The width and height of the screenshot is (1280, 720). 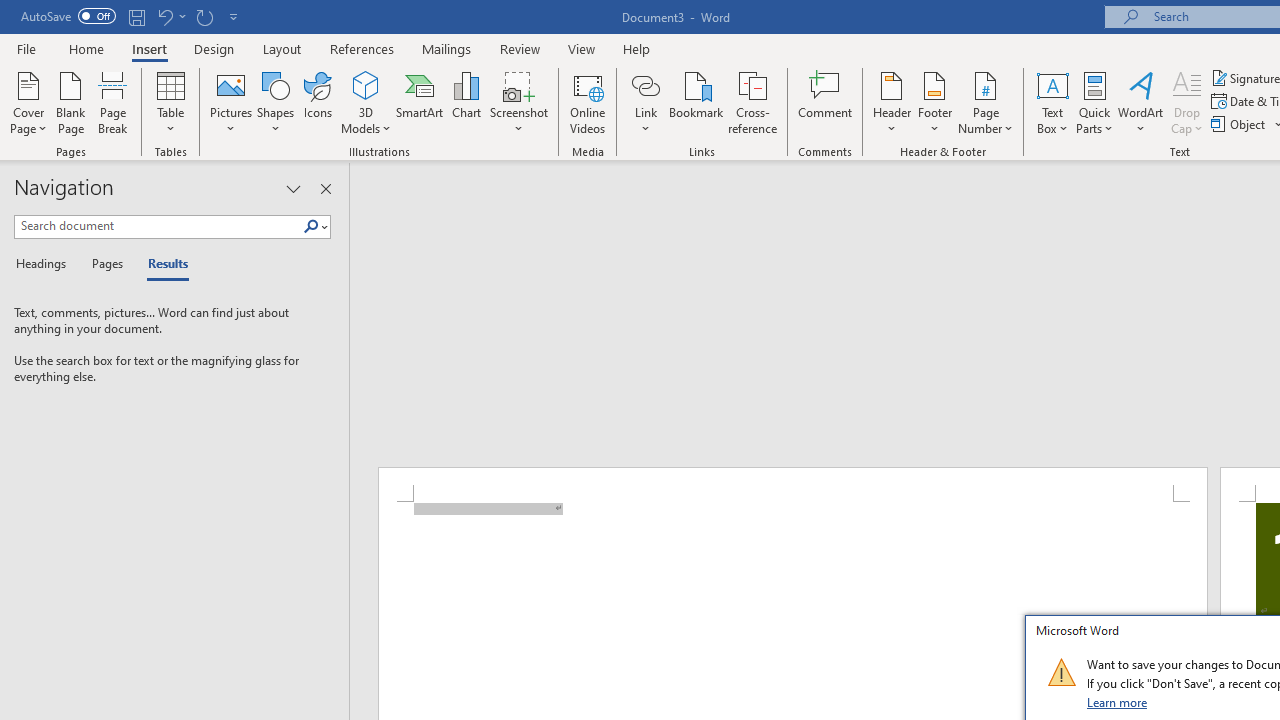 What do you see at coordinates (104, 264) in the screenshot?
I see `'Pages'` at bounding box center [104, 264].